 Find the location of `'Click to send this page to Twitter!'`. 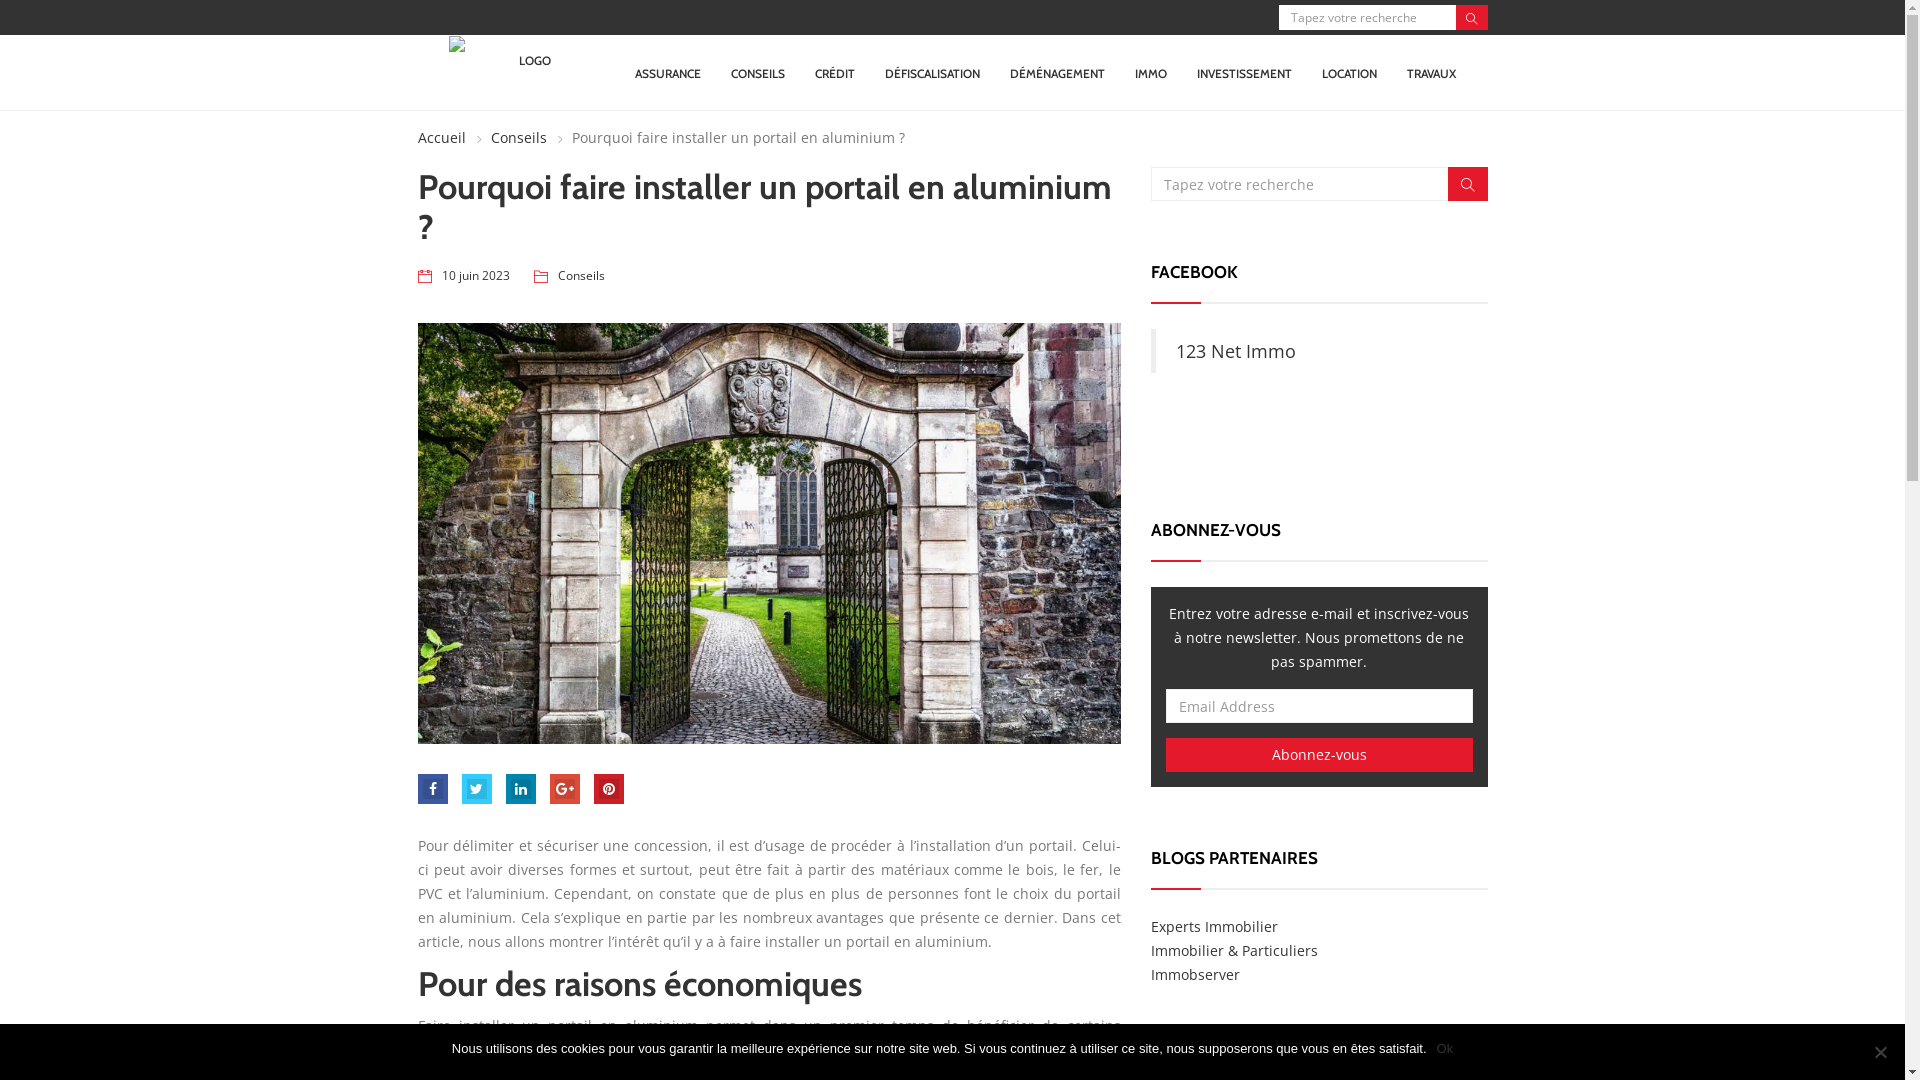

'Click to send this page to Twitter!' is located at coordinates (460, 788).